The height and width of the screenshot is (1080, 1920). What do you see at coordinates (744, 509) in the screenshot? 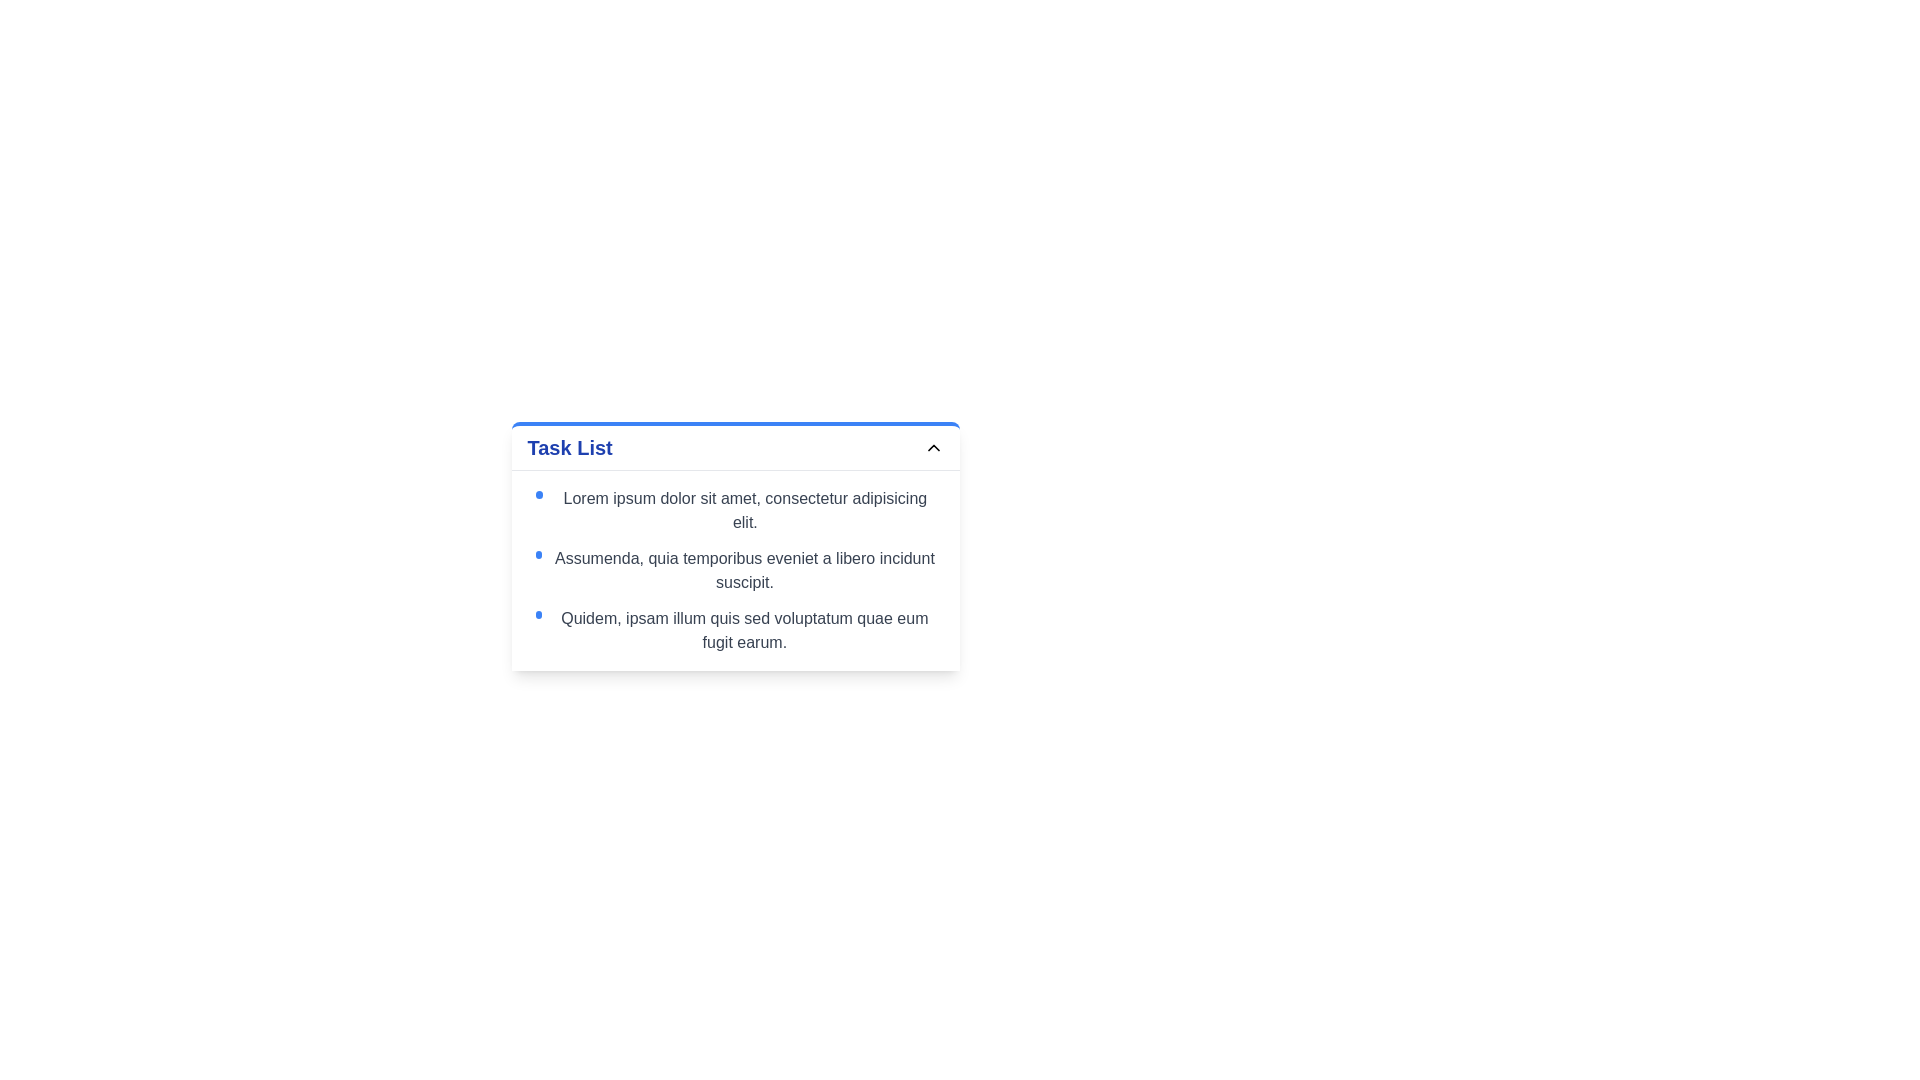
I see `the text block displaying 'Lorem ipsum dolor sit amet, consectetur adipisicing elit.' which is the first item in the 'Task List' section, positioned next to a blue circular bullet icon` at bounding box center [744, 509].